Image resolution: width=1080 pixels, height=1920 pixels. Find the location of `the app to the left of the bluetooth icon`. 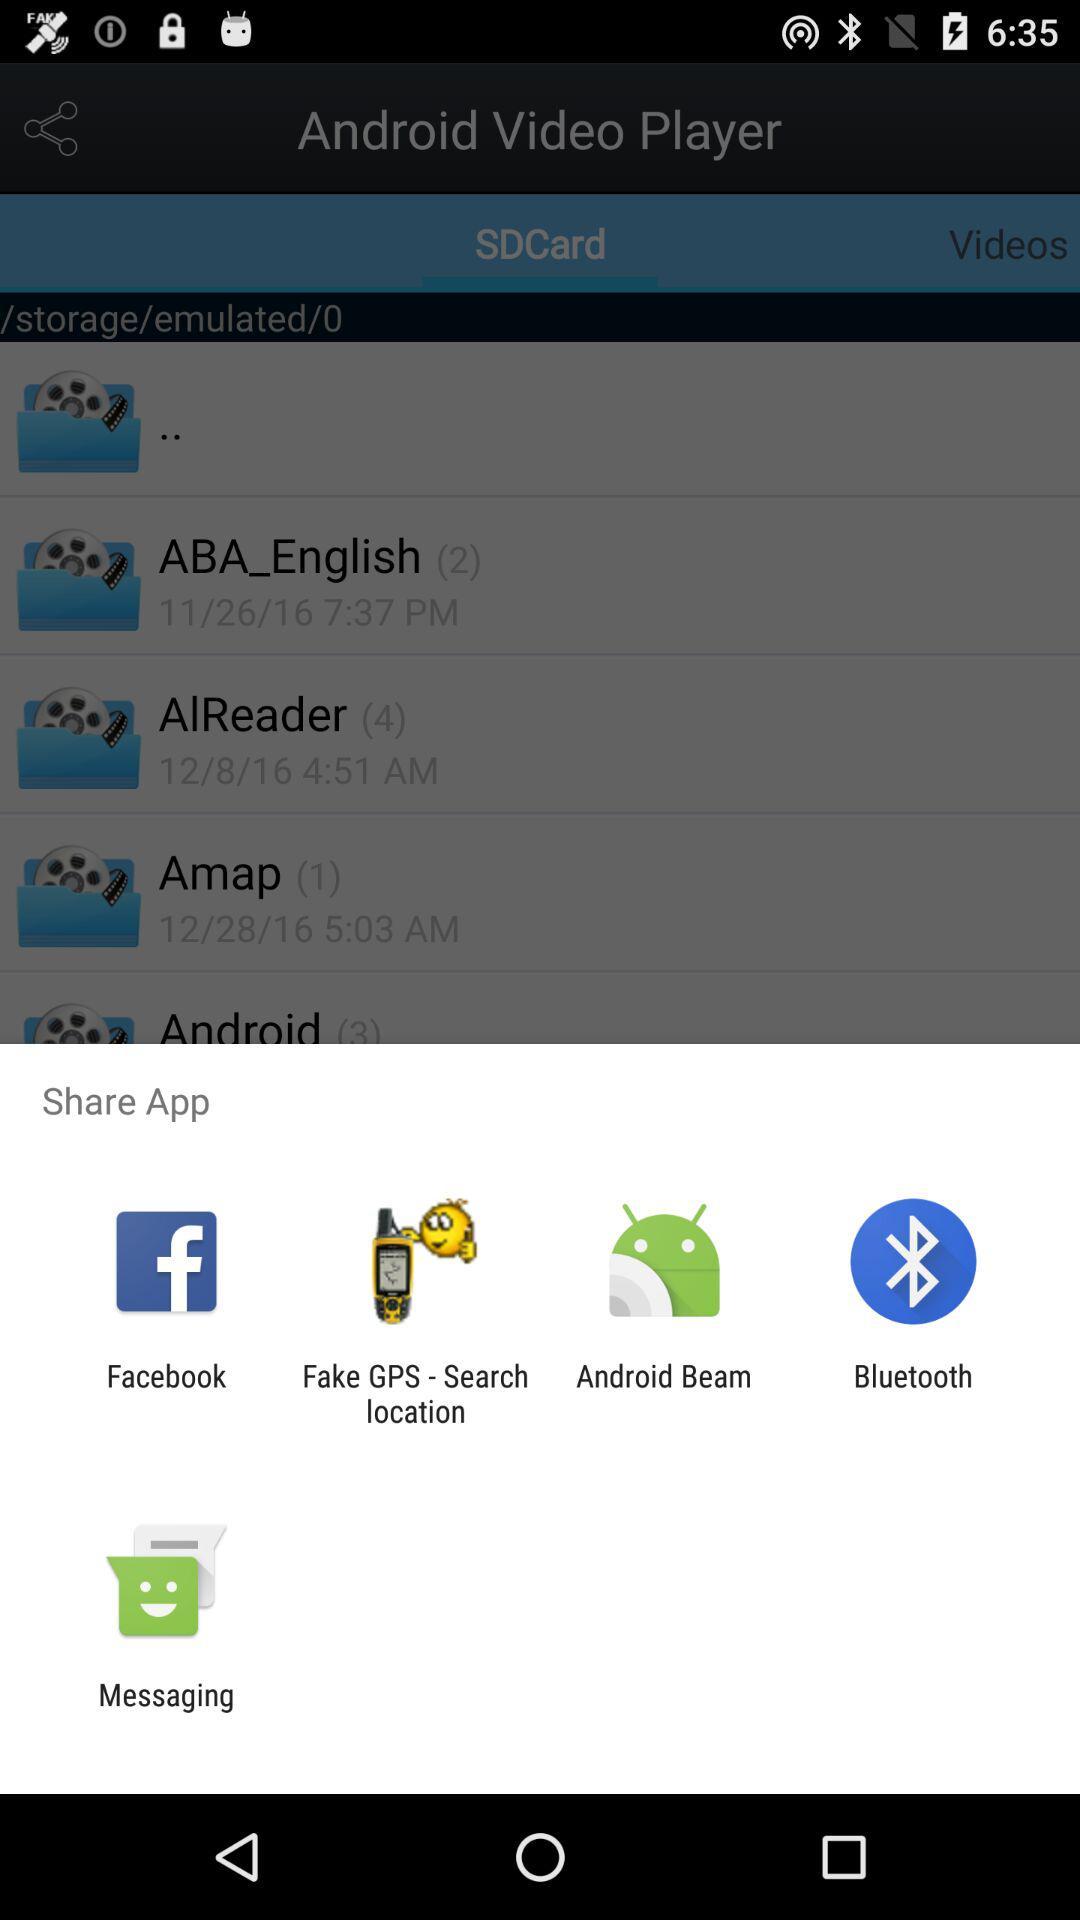

the app to the left of the bluetooth icon is located at coordinates (664, 1392).